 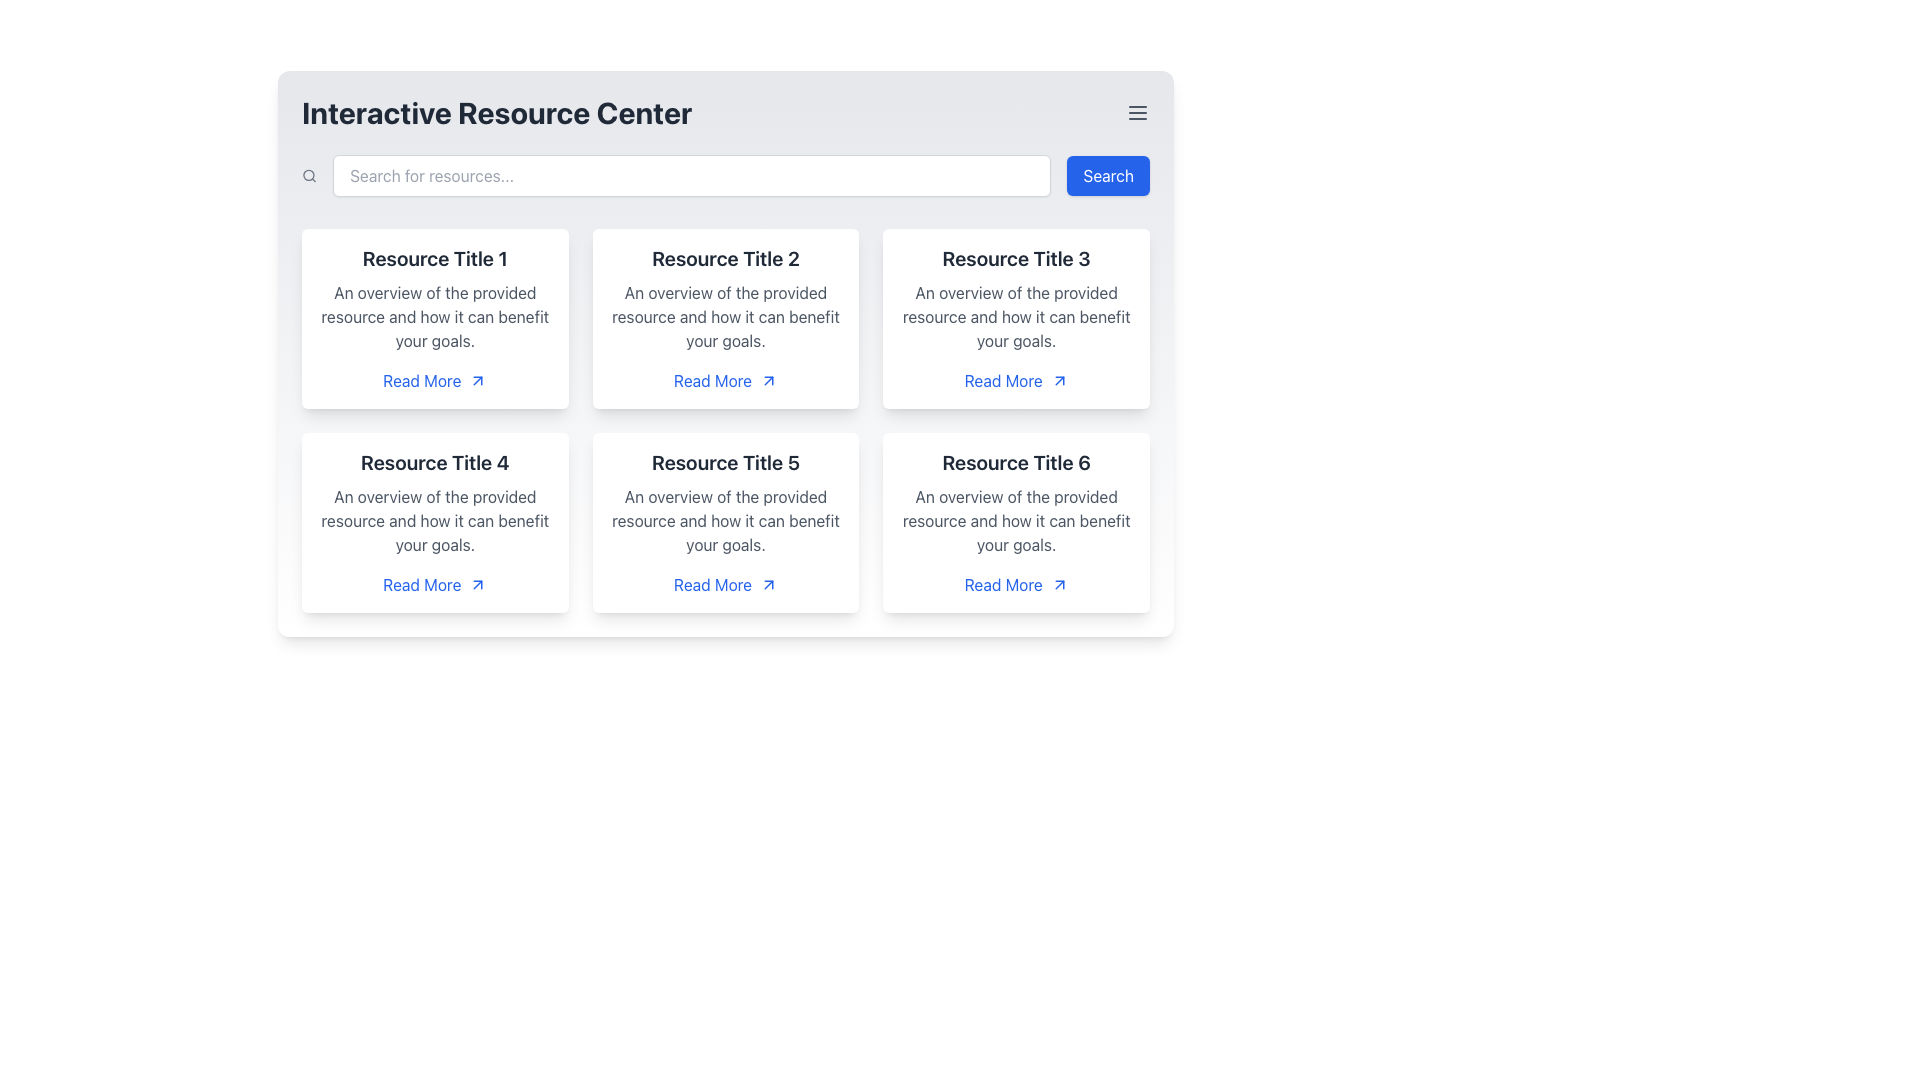 What do you see at coordinates (434, 257) in the screenshot?
I see `the 'Resource Title 1' text label, which is styled in bold and dark gray, located in the top-left card of the grid layout` at bounding box center [434, 257].